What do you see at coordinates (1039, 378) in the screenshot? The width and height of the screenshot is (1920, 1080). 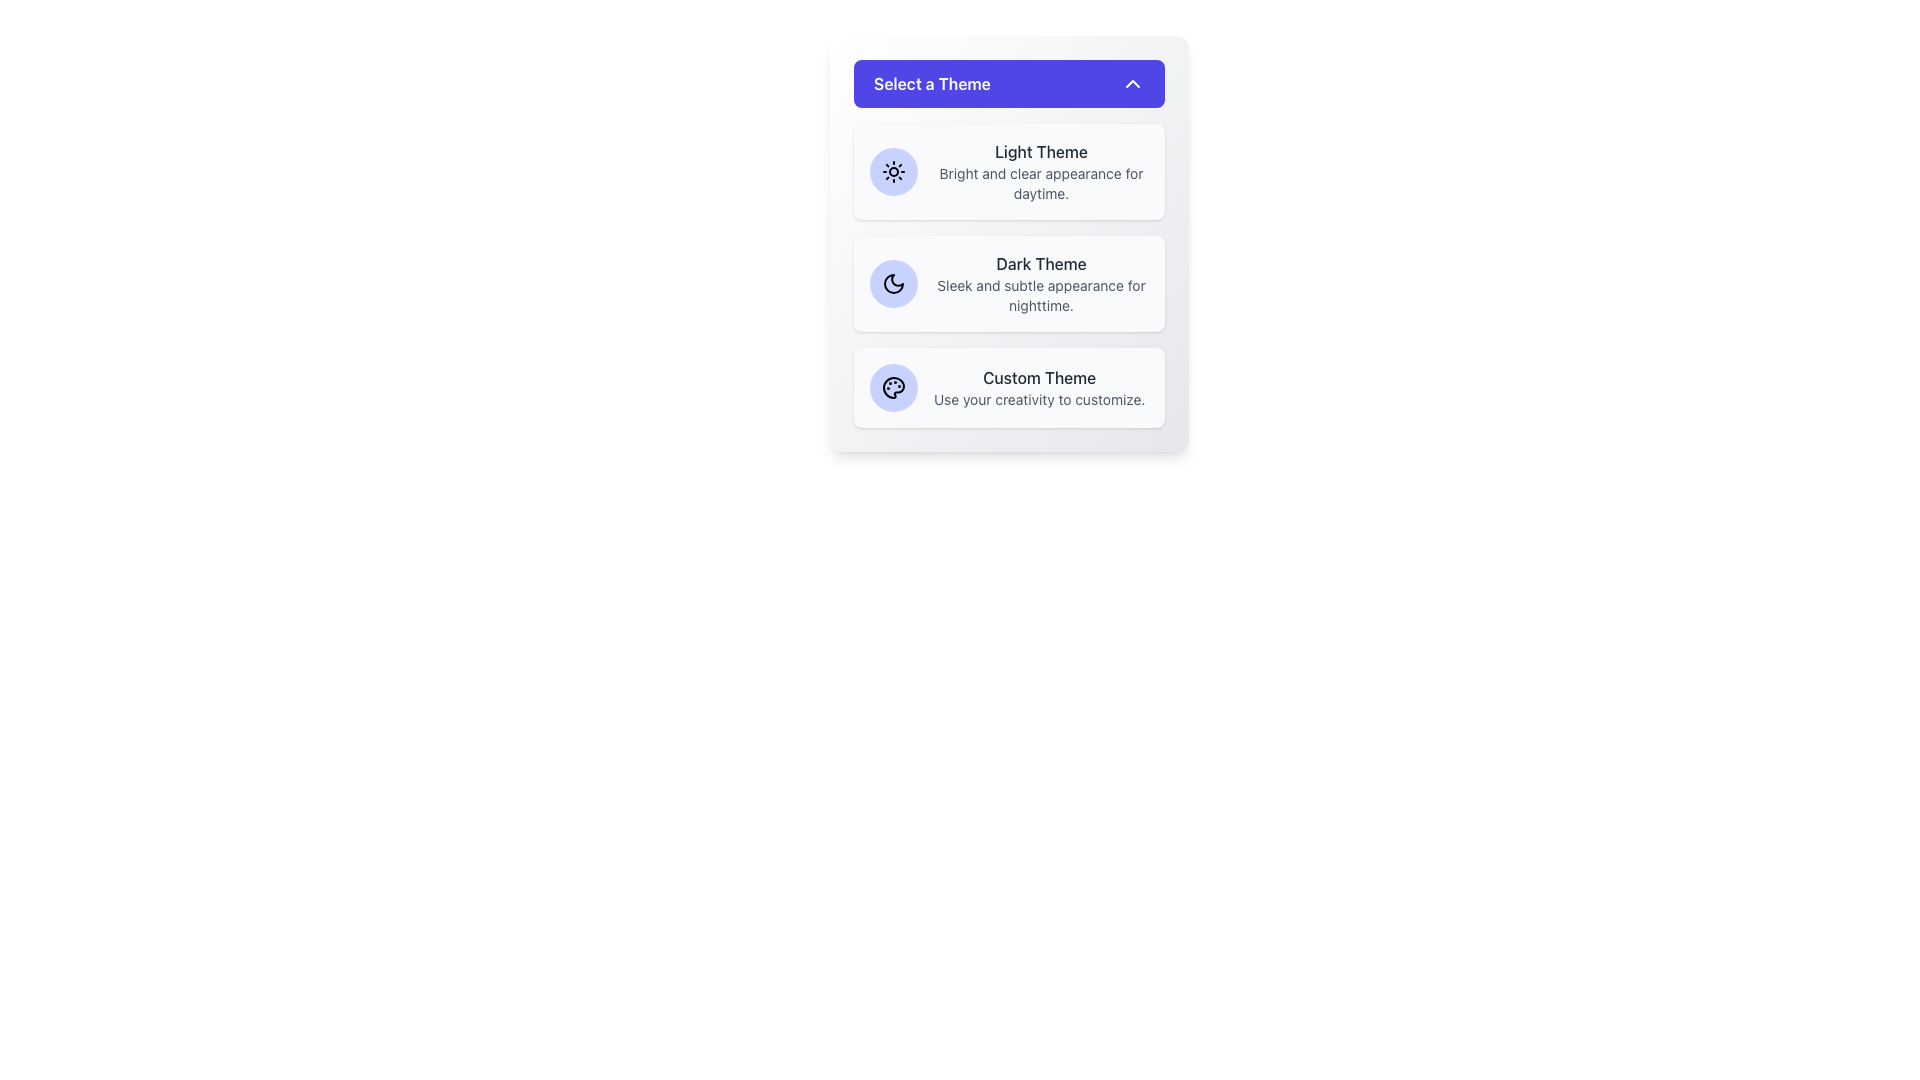 I see `the Text Label that serves as the title for the 'Custom Theme' option, located at the bottommost theme option in a vertical list` at bounding box center [1039, 378].